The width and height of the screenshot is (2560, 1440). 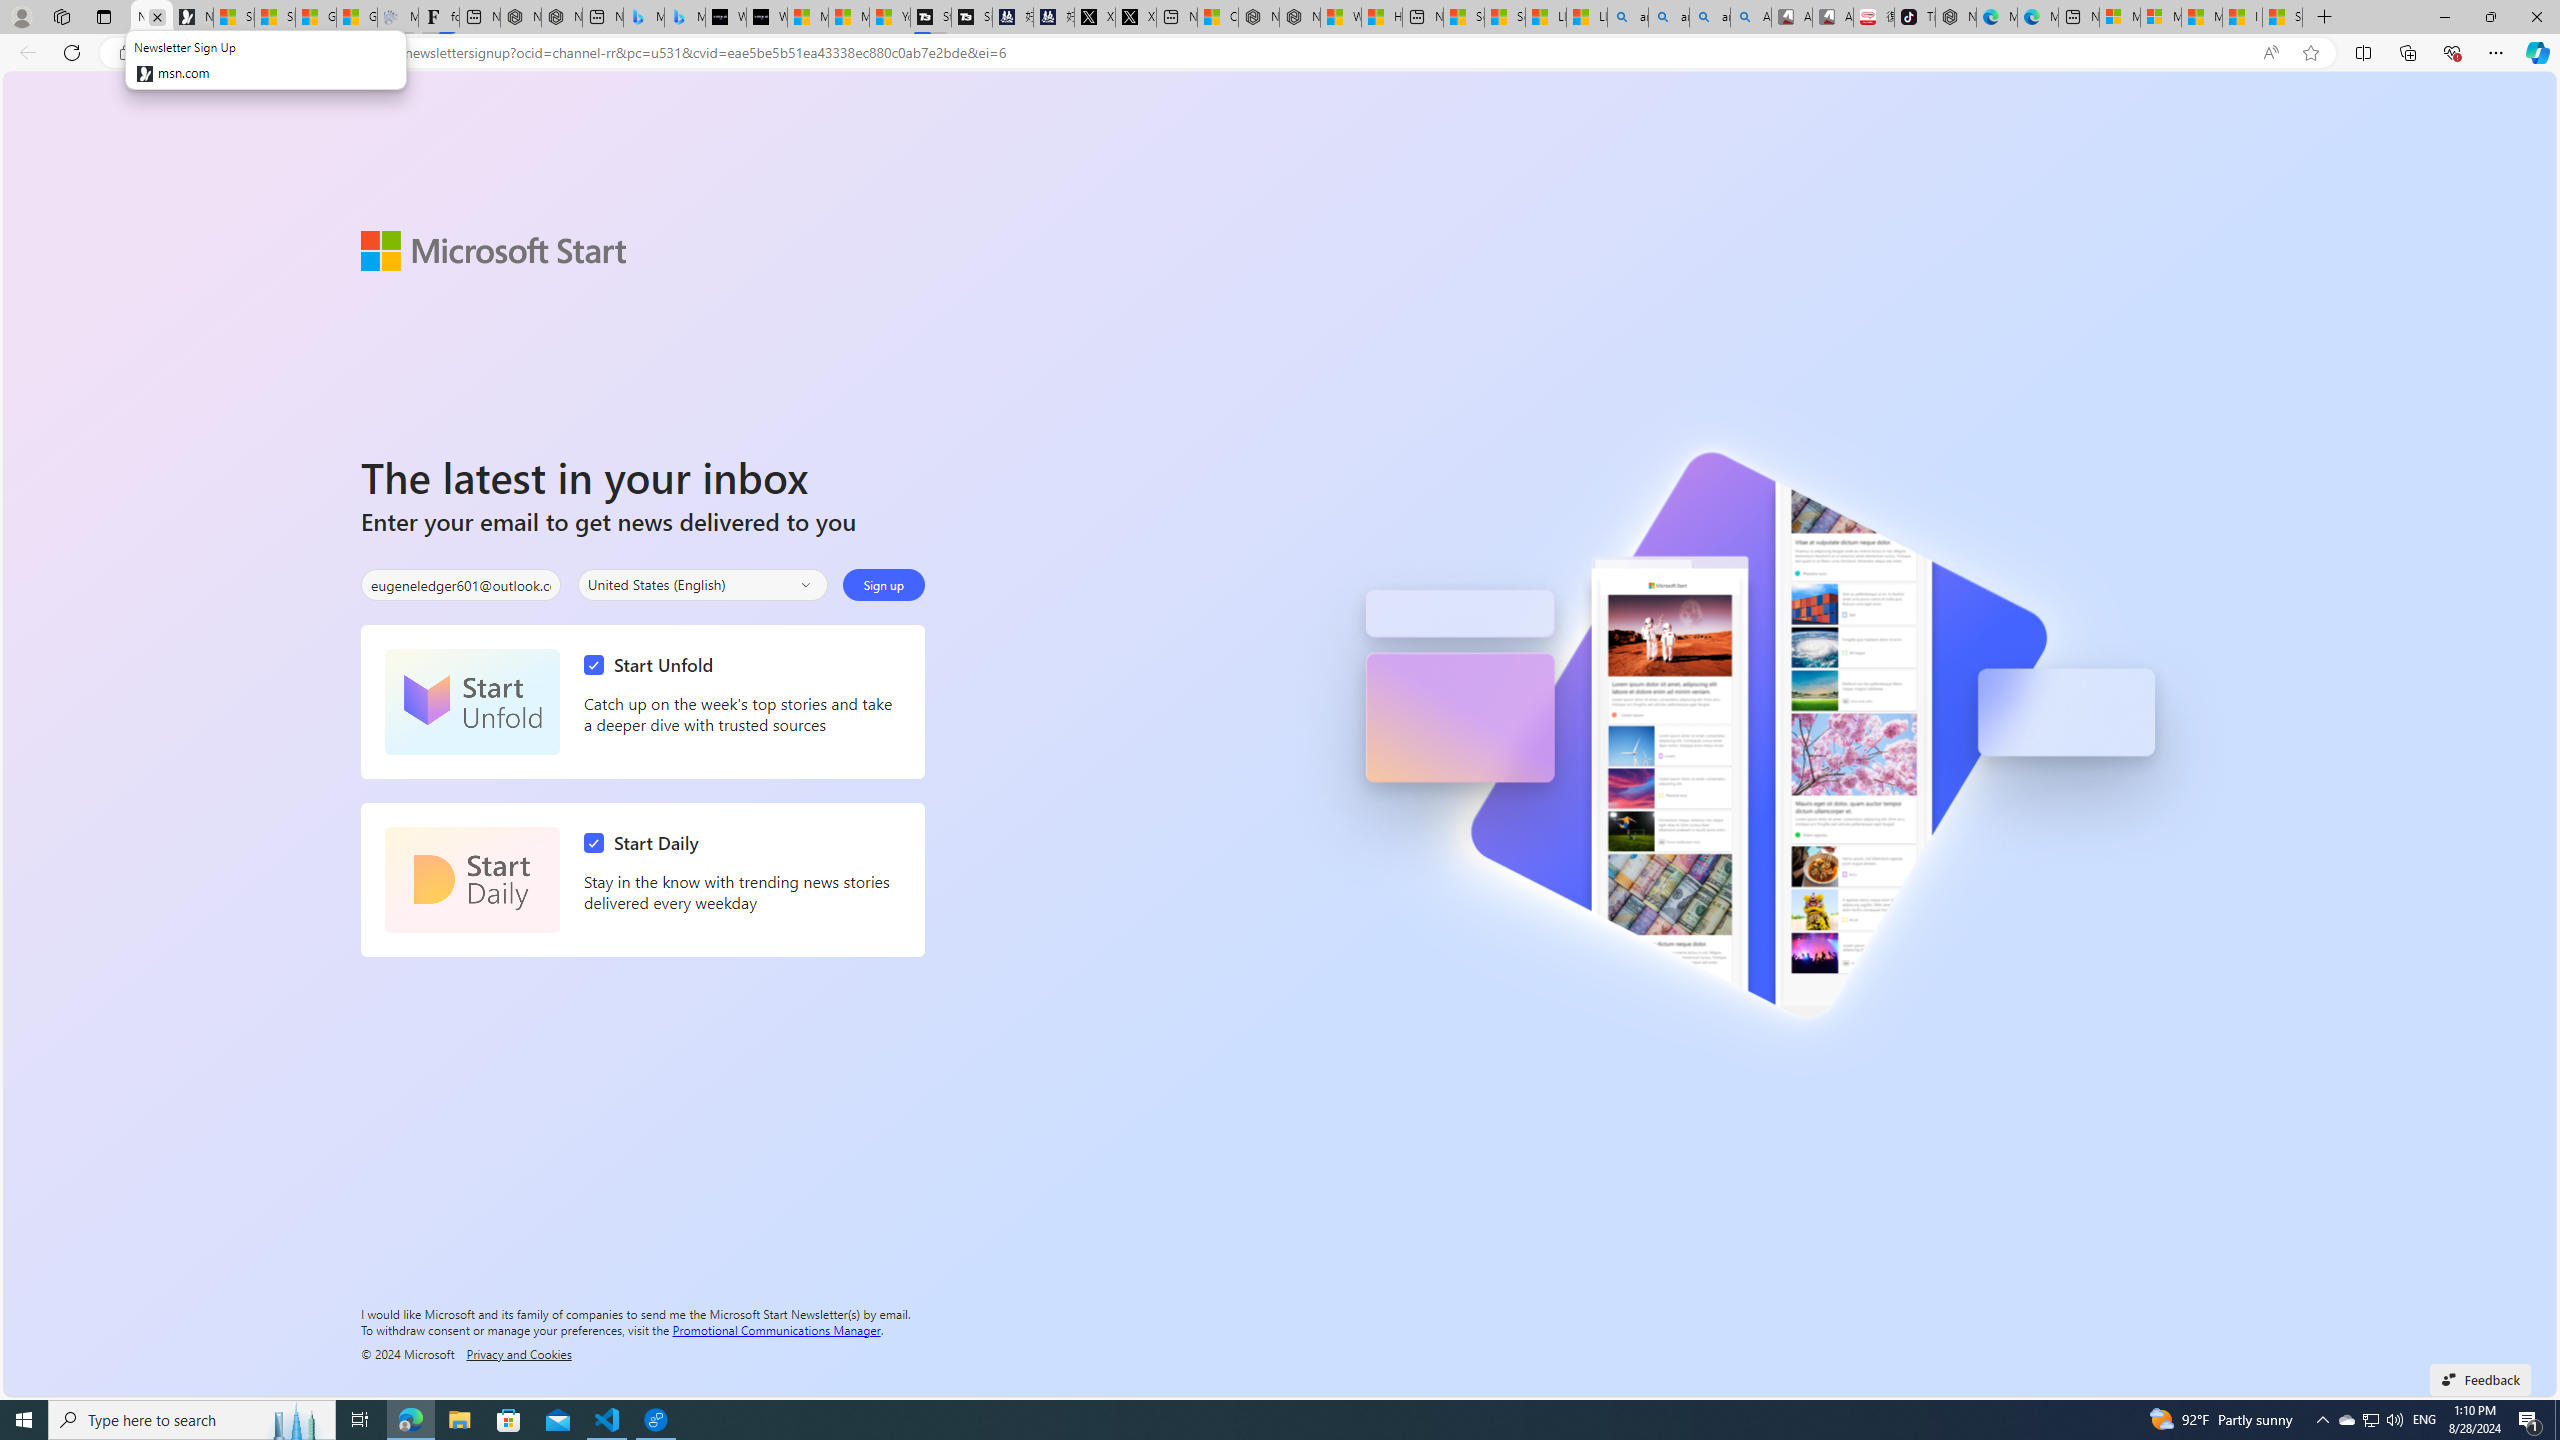 What do you see at coordinates (472, 880) in the screenshot?
I see `'Start Daily'` at bounding box center [472, 880].